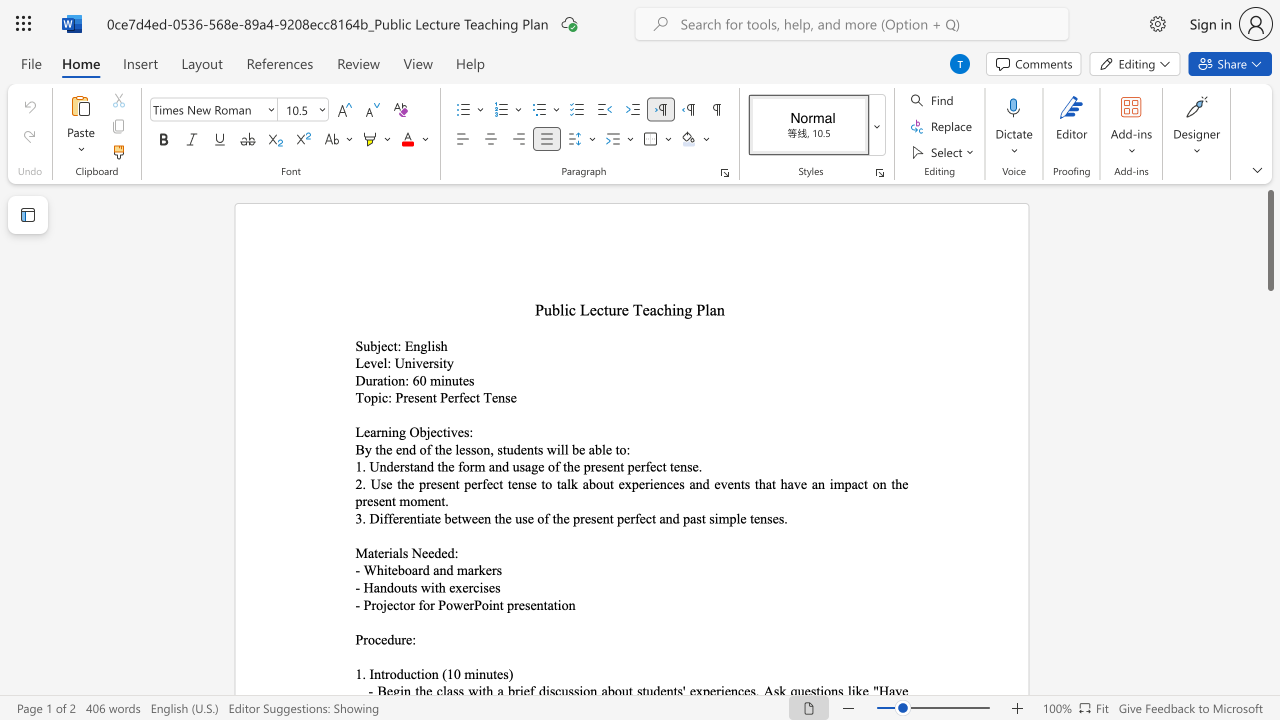 Image resolution: width=1280 pixels, height=720 pixels. What do you see at coordinates (424, 431) in the screenshot?
I see `the space between the continuous character "b" and "j" in the text` at bounding box center [424, 431].